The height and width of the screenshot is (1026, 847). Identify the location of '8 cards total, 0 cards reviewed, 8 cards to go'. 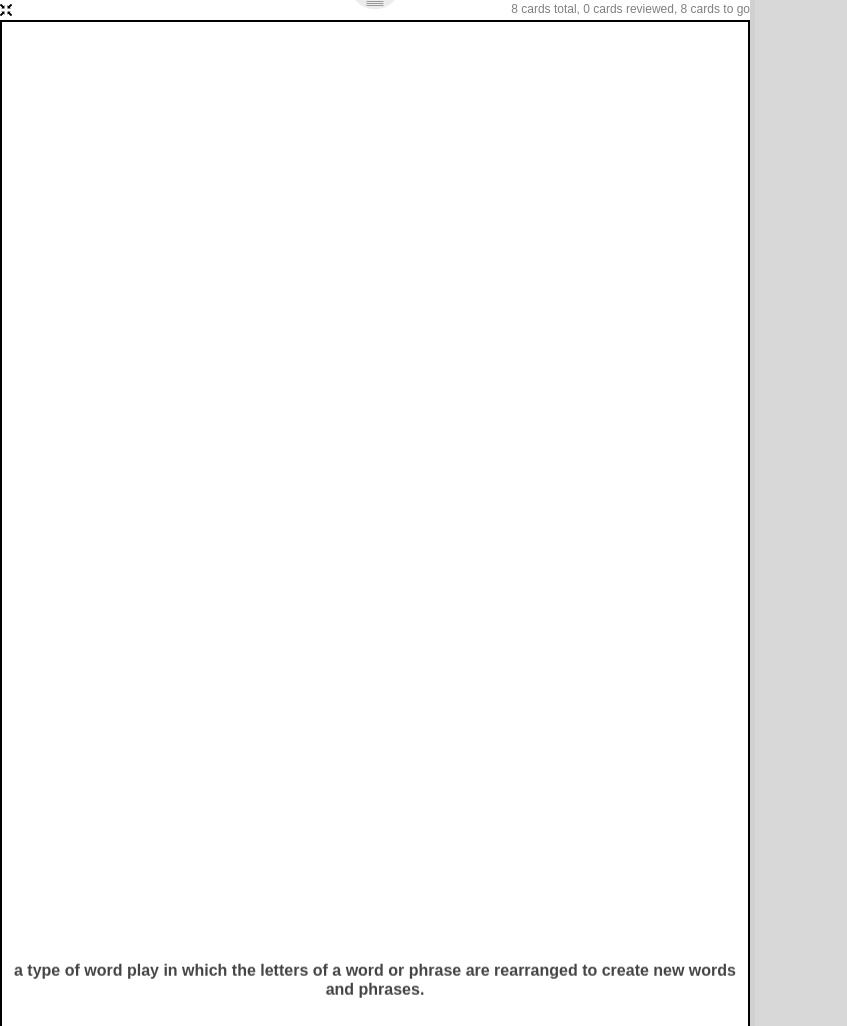
(629, 9).